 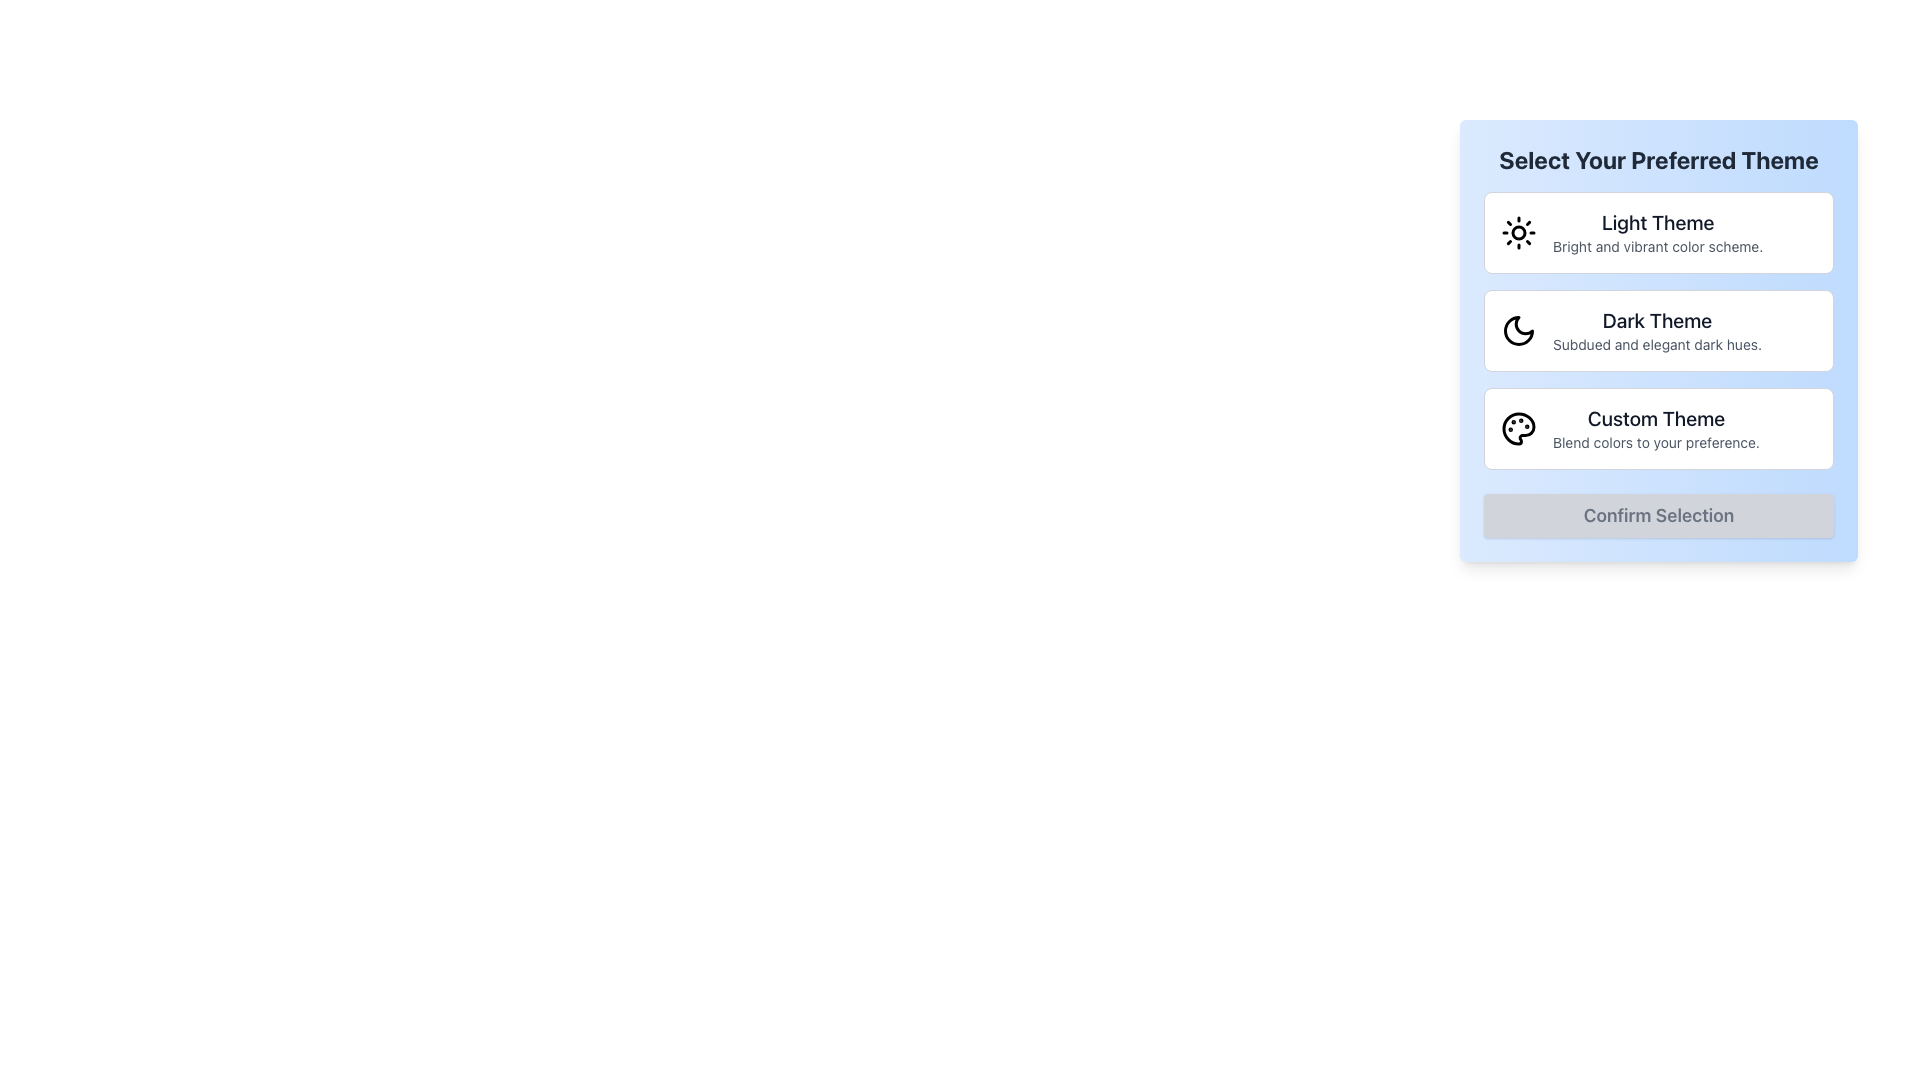 What do you see at coordinates (1659, 427) in the screenshot?
I see `the 'Custom Theme' selectable option card located at the bottom of the theme options list` at bounding box center [1659, 427].